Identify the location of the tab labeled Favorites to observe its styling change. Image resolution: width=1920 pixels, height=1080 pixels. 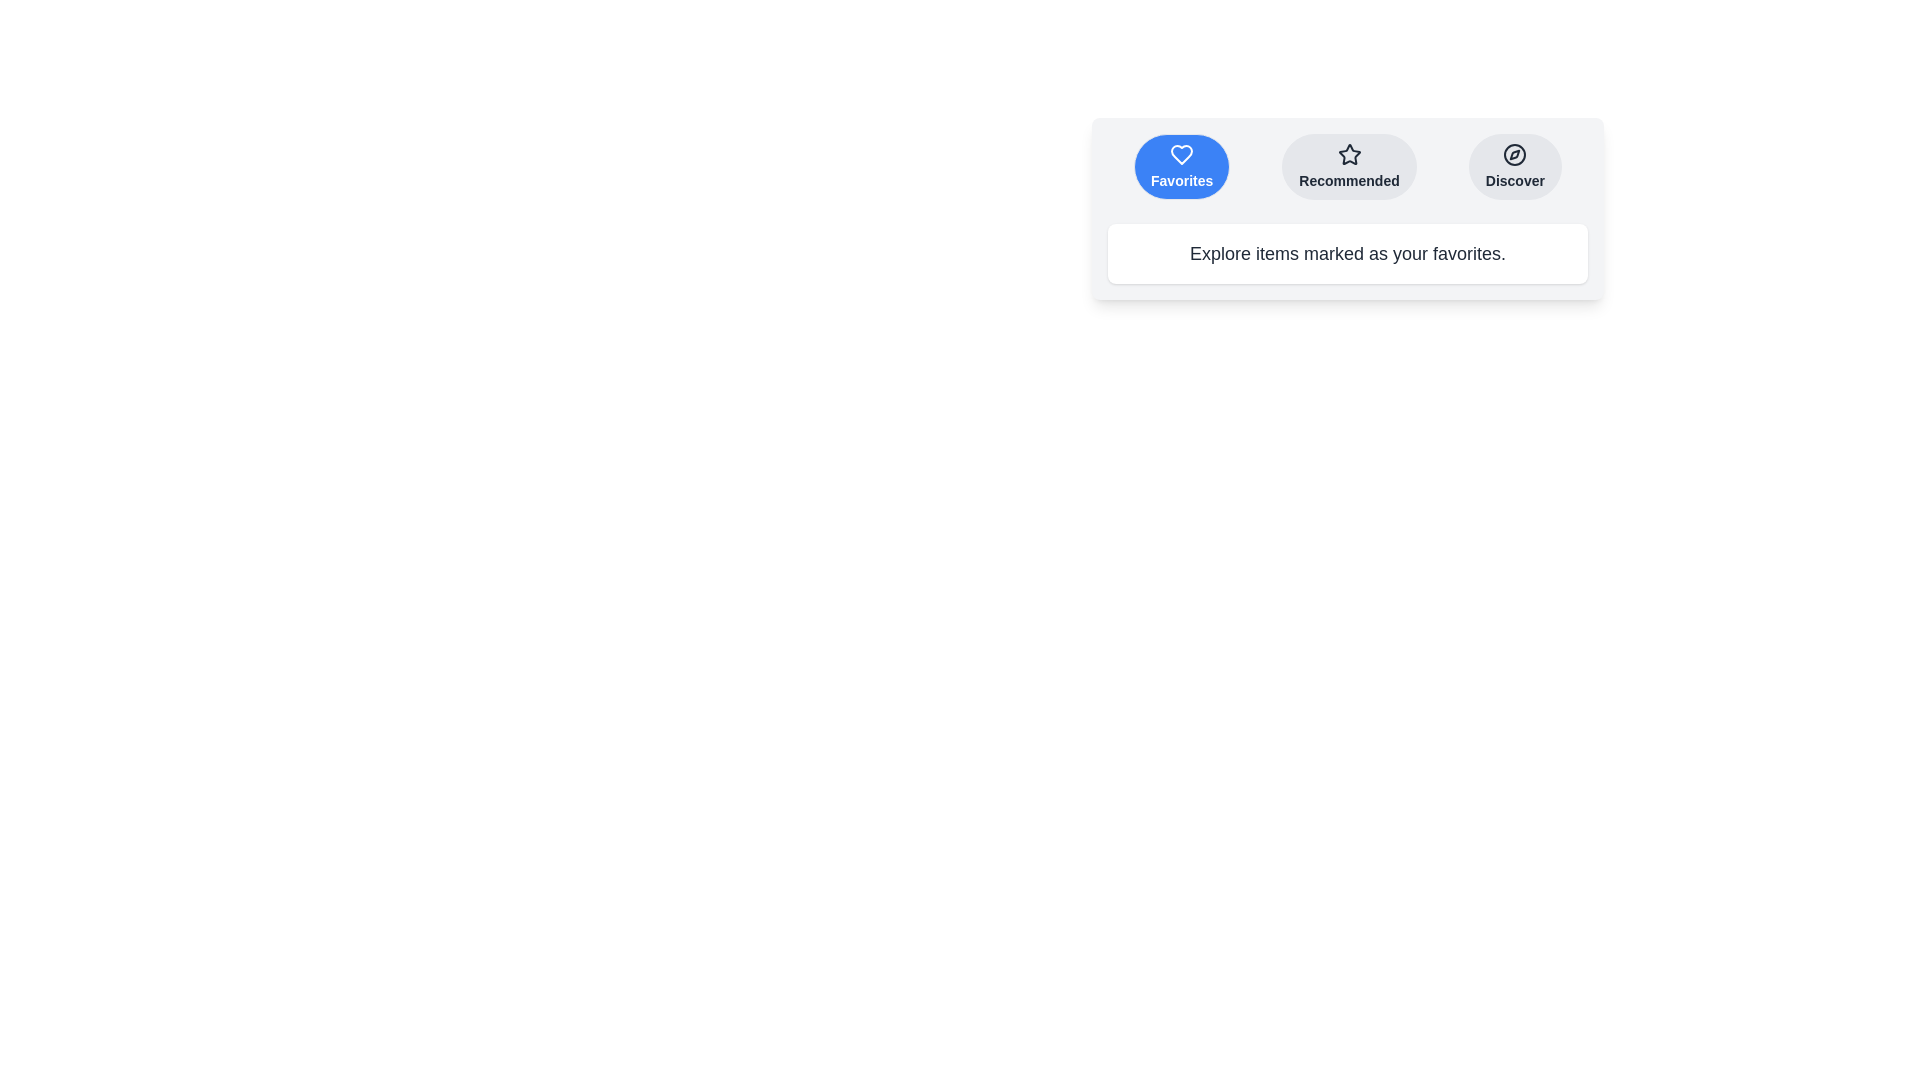
(1182, 165).